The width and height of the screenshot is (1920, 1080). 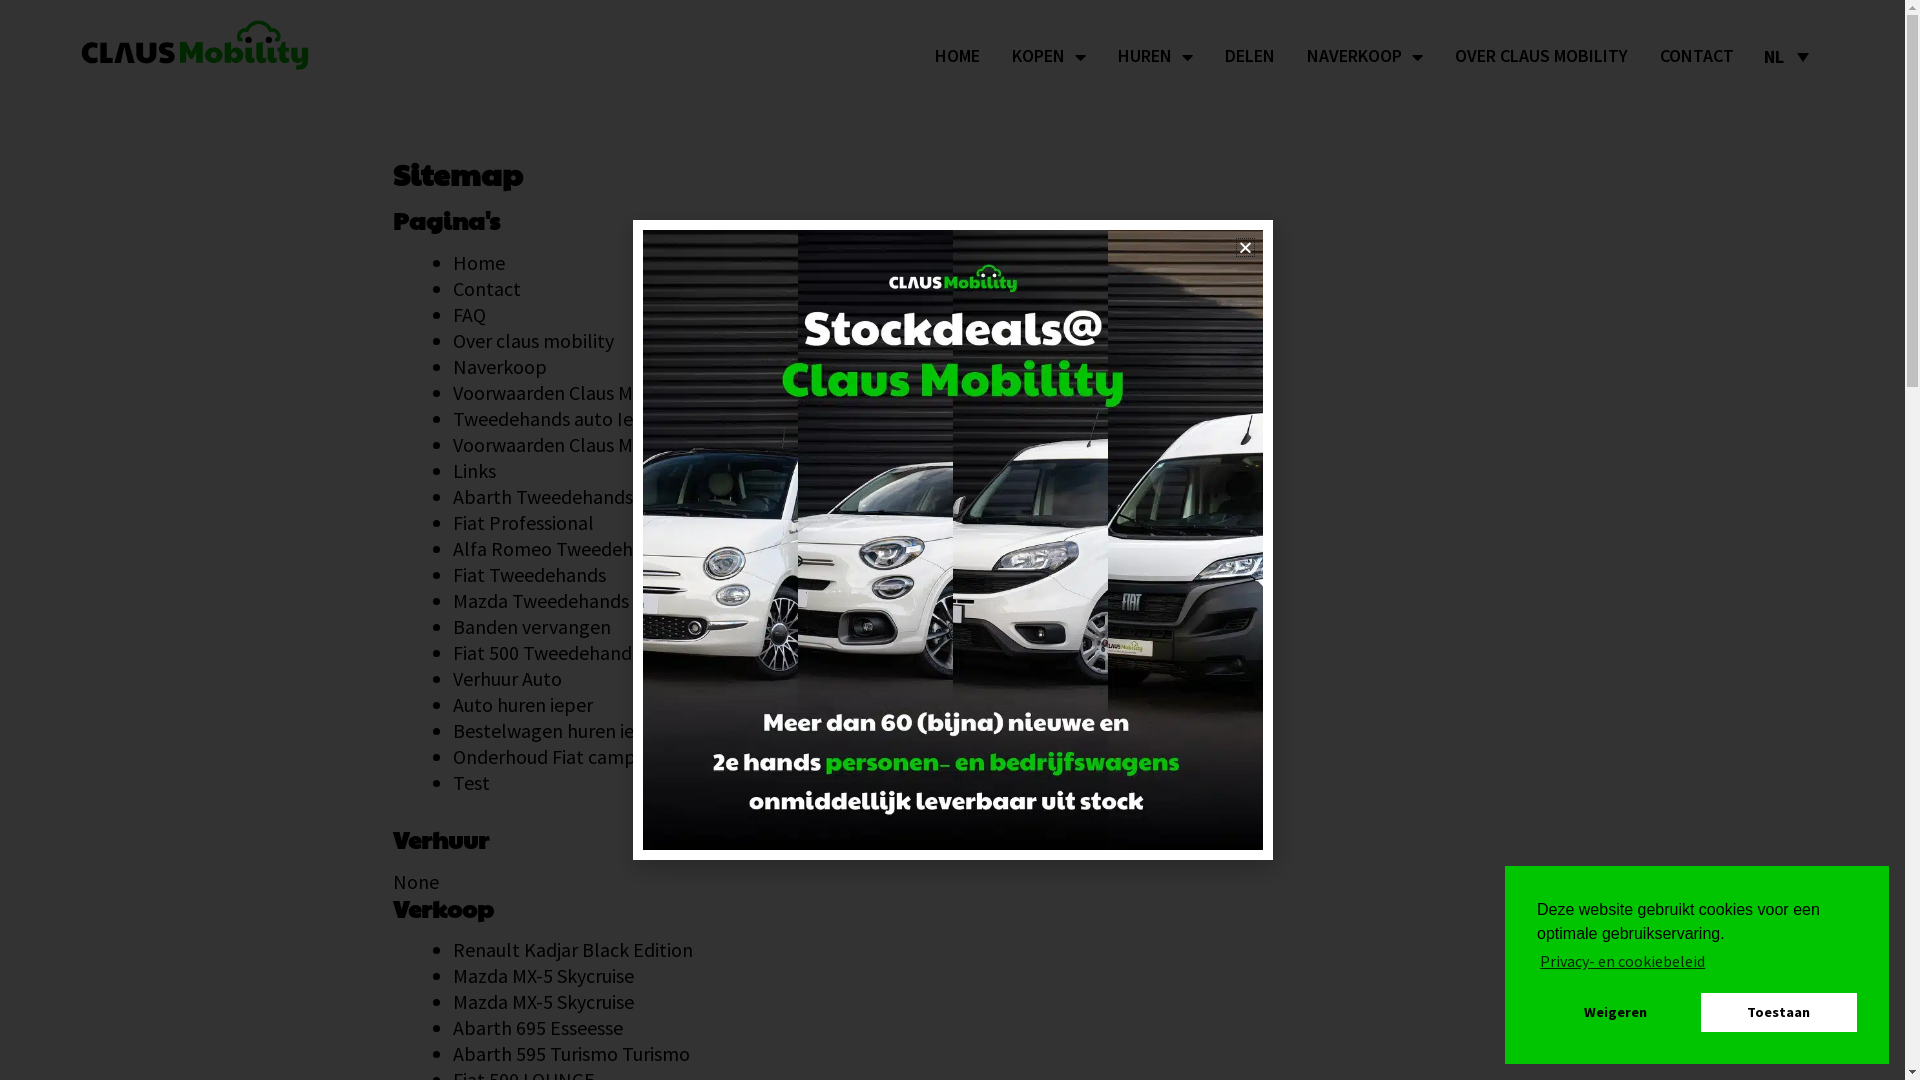 I want to click on 'Privacy- en cookiebeleid', so click(x=1622, y=959).